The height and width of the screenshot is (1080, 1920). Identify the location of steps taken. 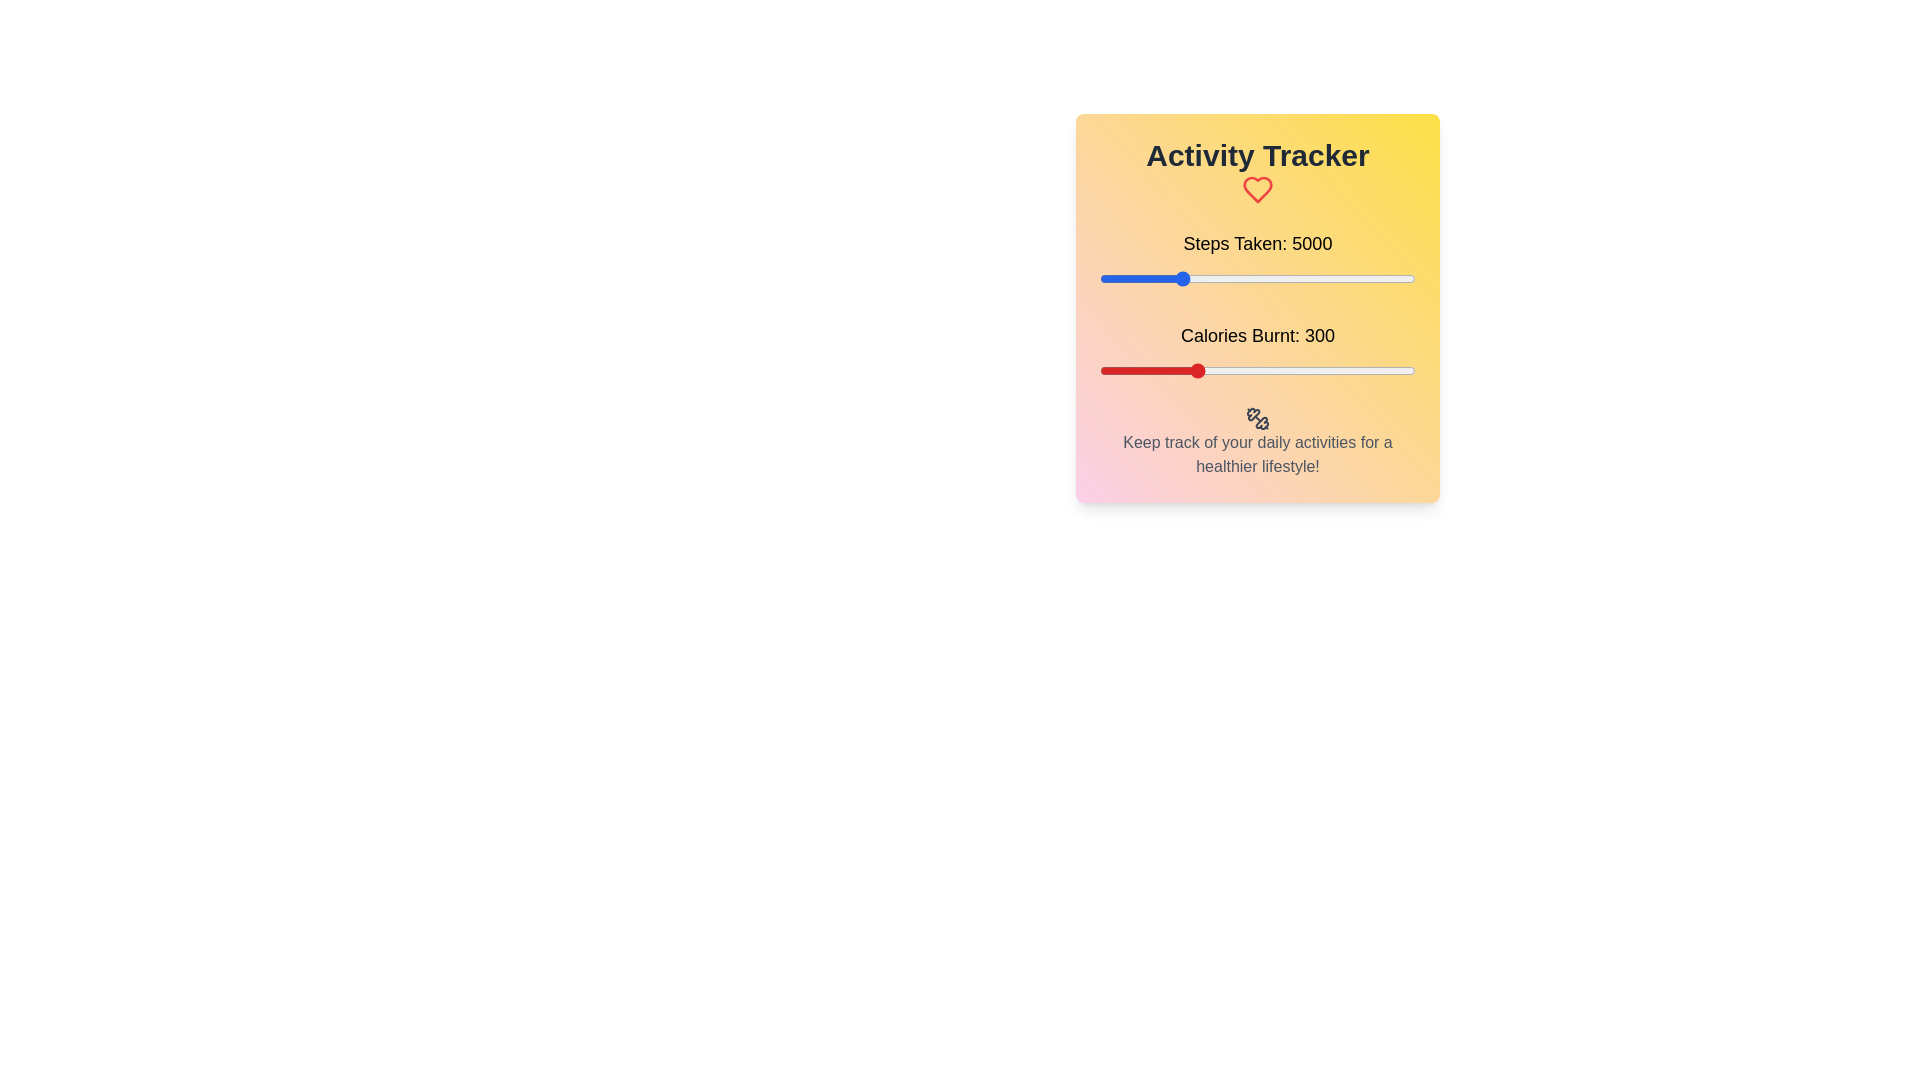
(1275, 278).